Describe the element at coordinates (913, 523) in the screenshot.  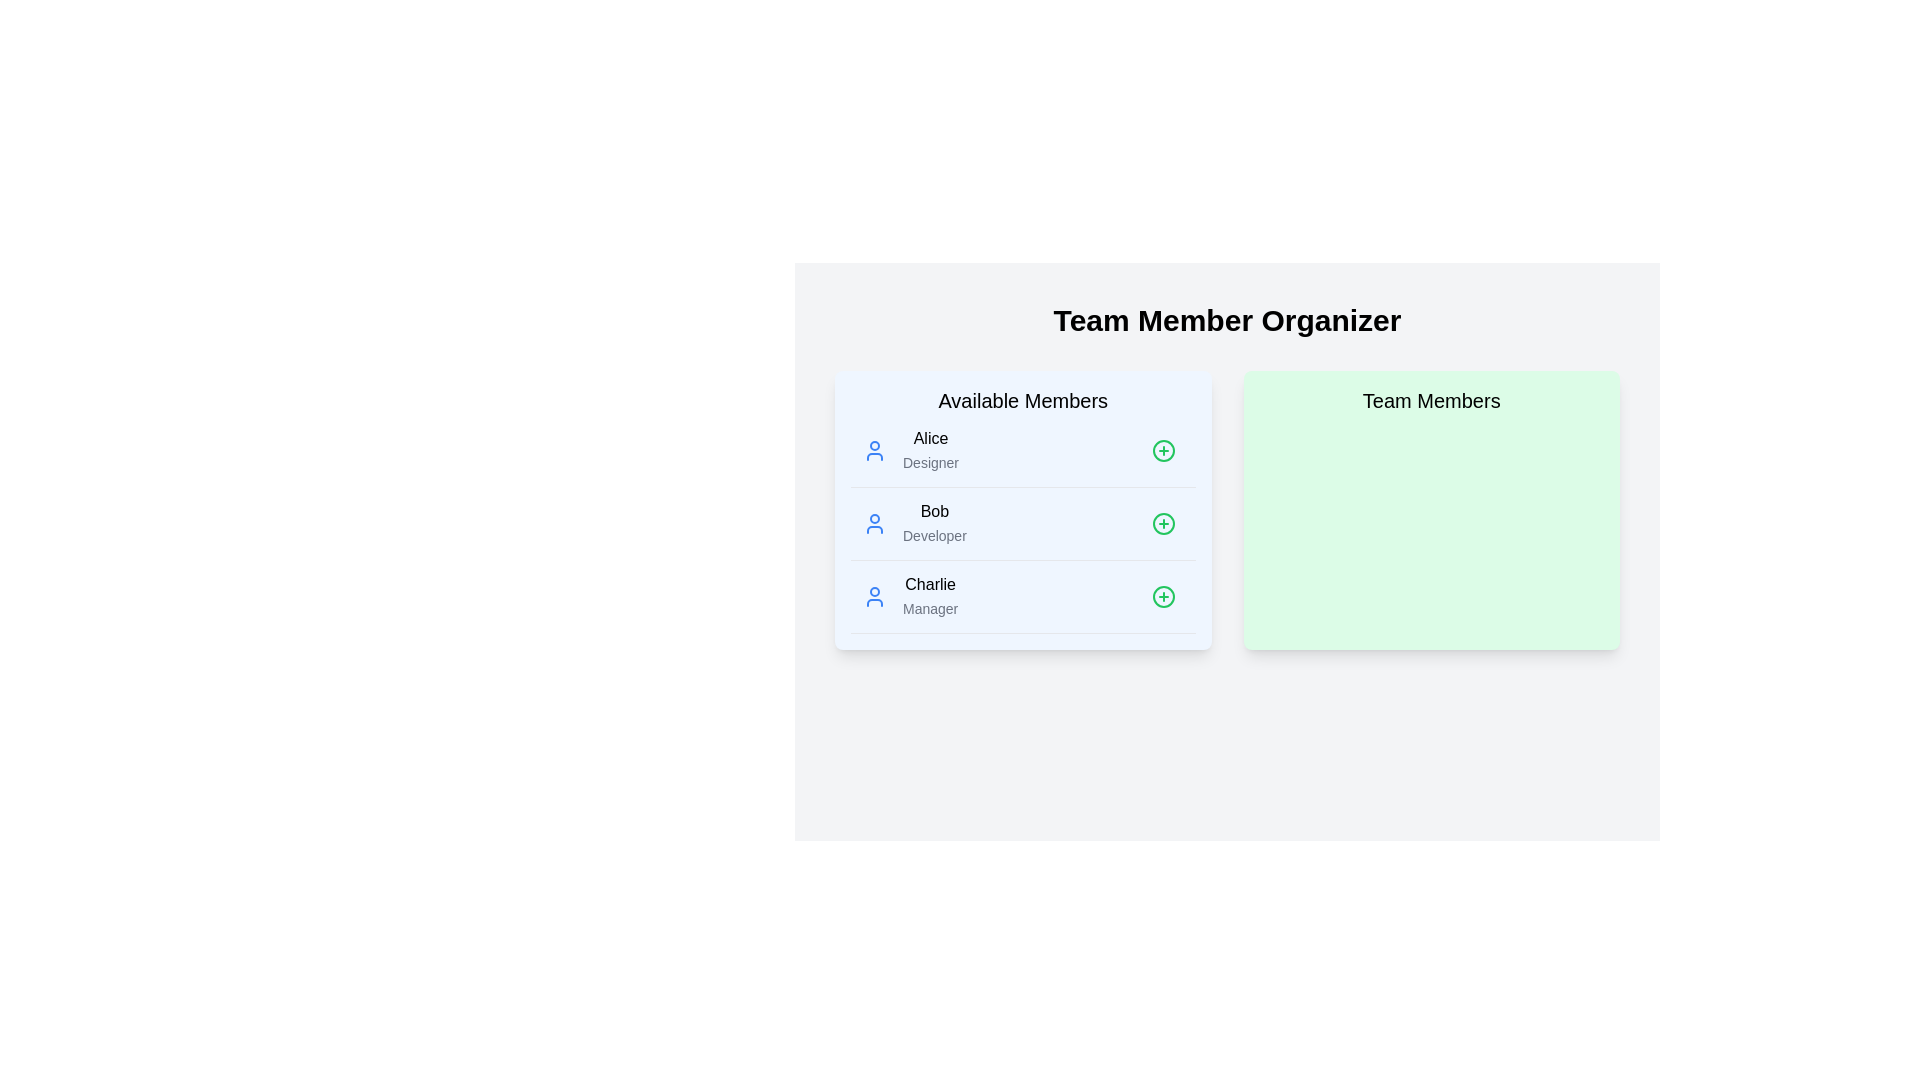
I see `the user icon representing team member 'Bob', who is a 'Developer', located below 'Alice' and above 'Charlie' in the 'Available Members' list` at that location.